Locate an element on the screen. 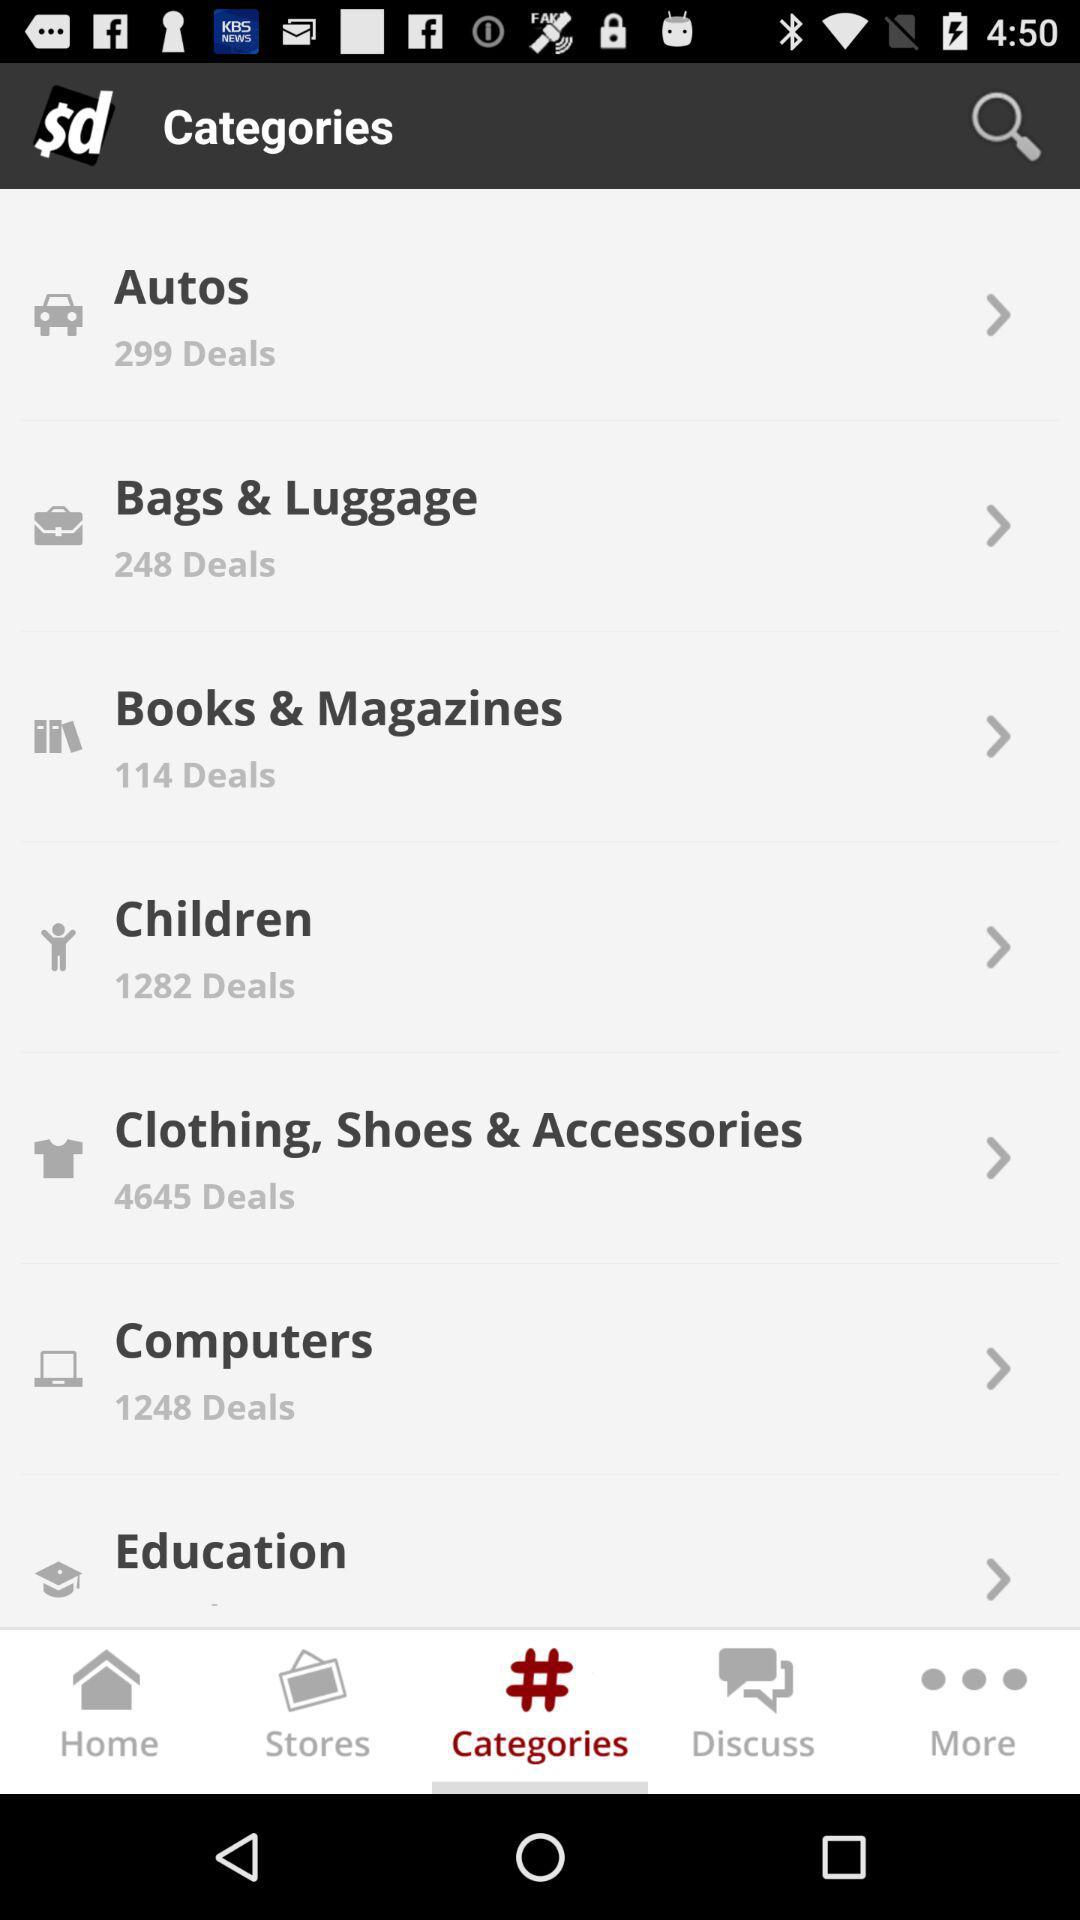 This screenshot has height=1920, width=1080. icon below the 114 deals is located at coordinates (213, 916).